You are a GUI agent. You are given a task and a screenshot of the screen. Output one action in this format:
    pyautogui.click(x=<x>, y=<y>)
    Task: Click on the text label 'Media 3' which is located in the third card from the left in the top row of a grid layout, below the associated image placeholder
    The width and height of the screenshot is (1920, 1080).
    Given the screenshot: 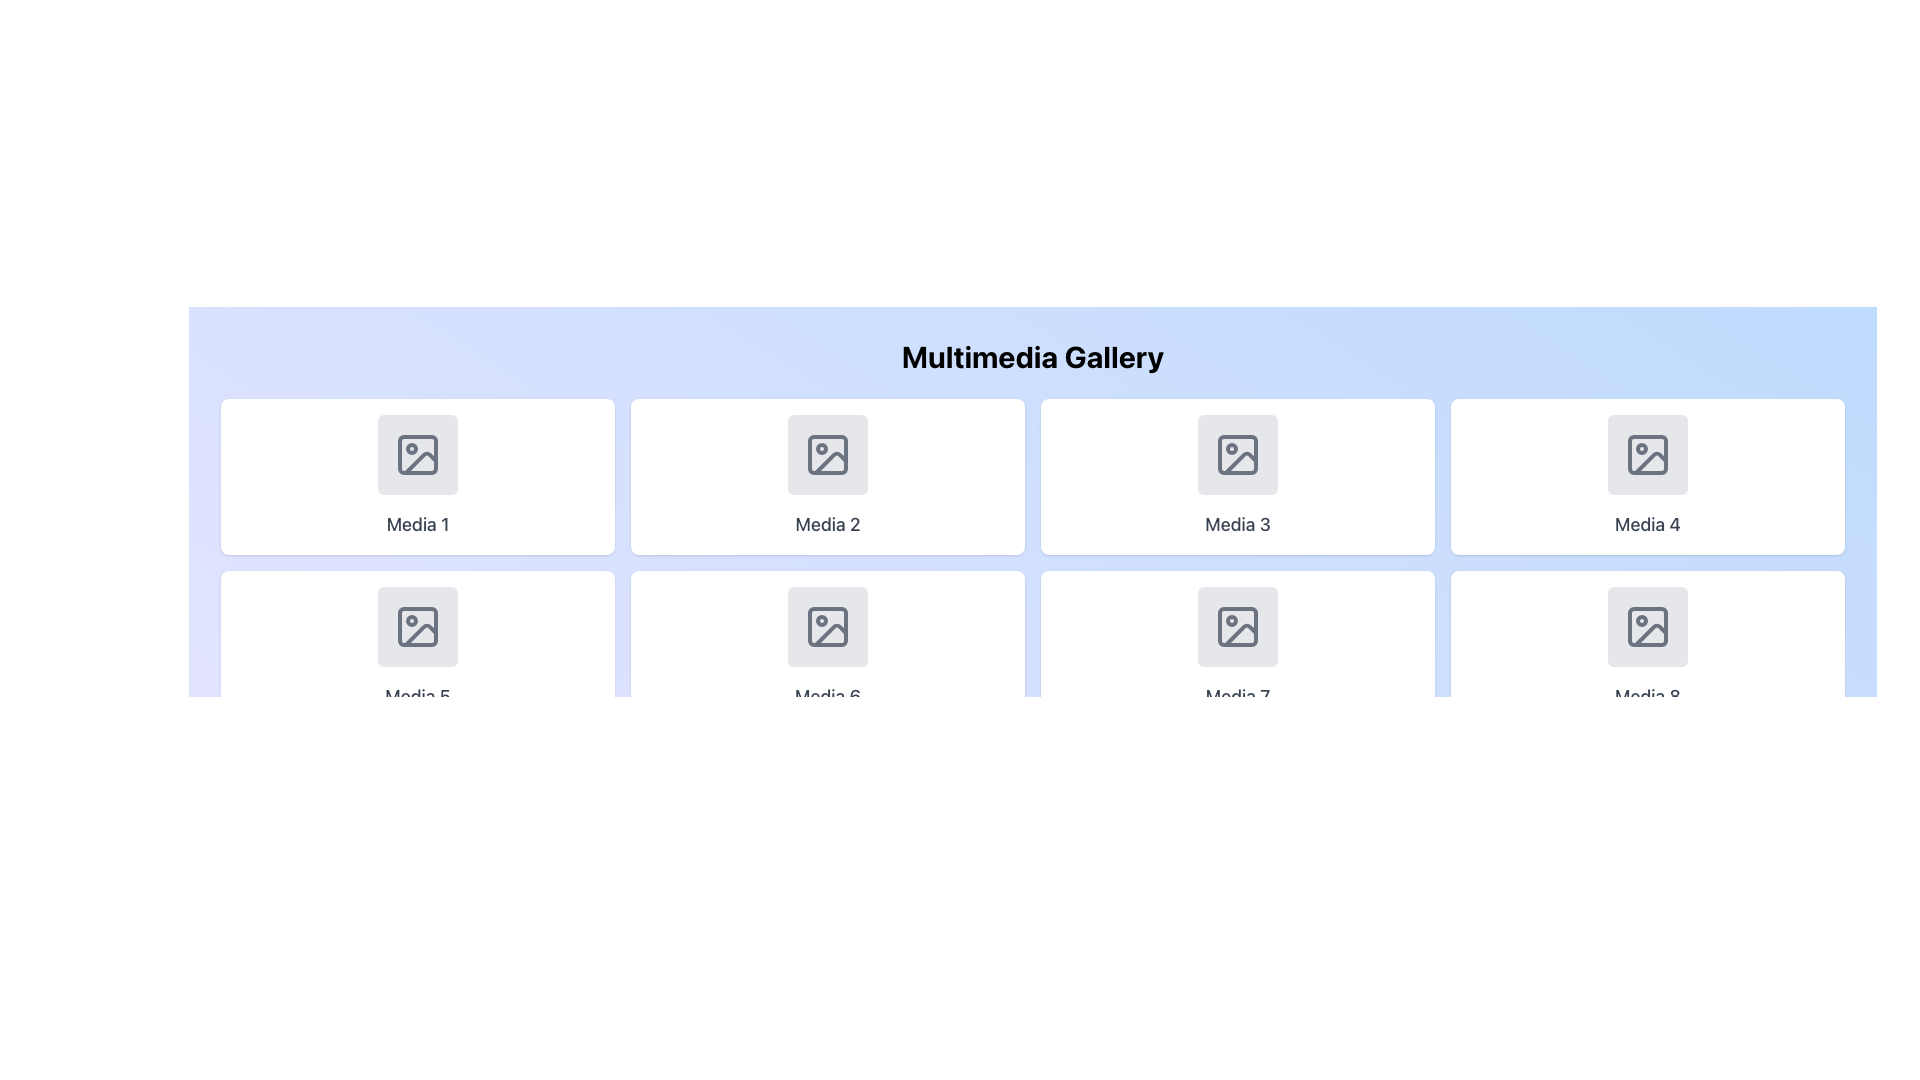 What is the action you would take?
    pyautogui.click(x=1237, y=523)
    